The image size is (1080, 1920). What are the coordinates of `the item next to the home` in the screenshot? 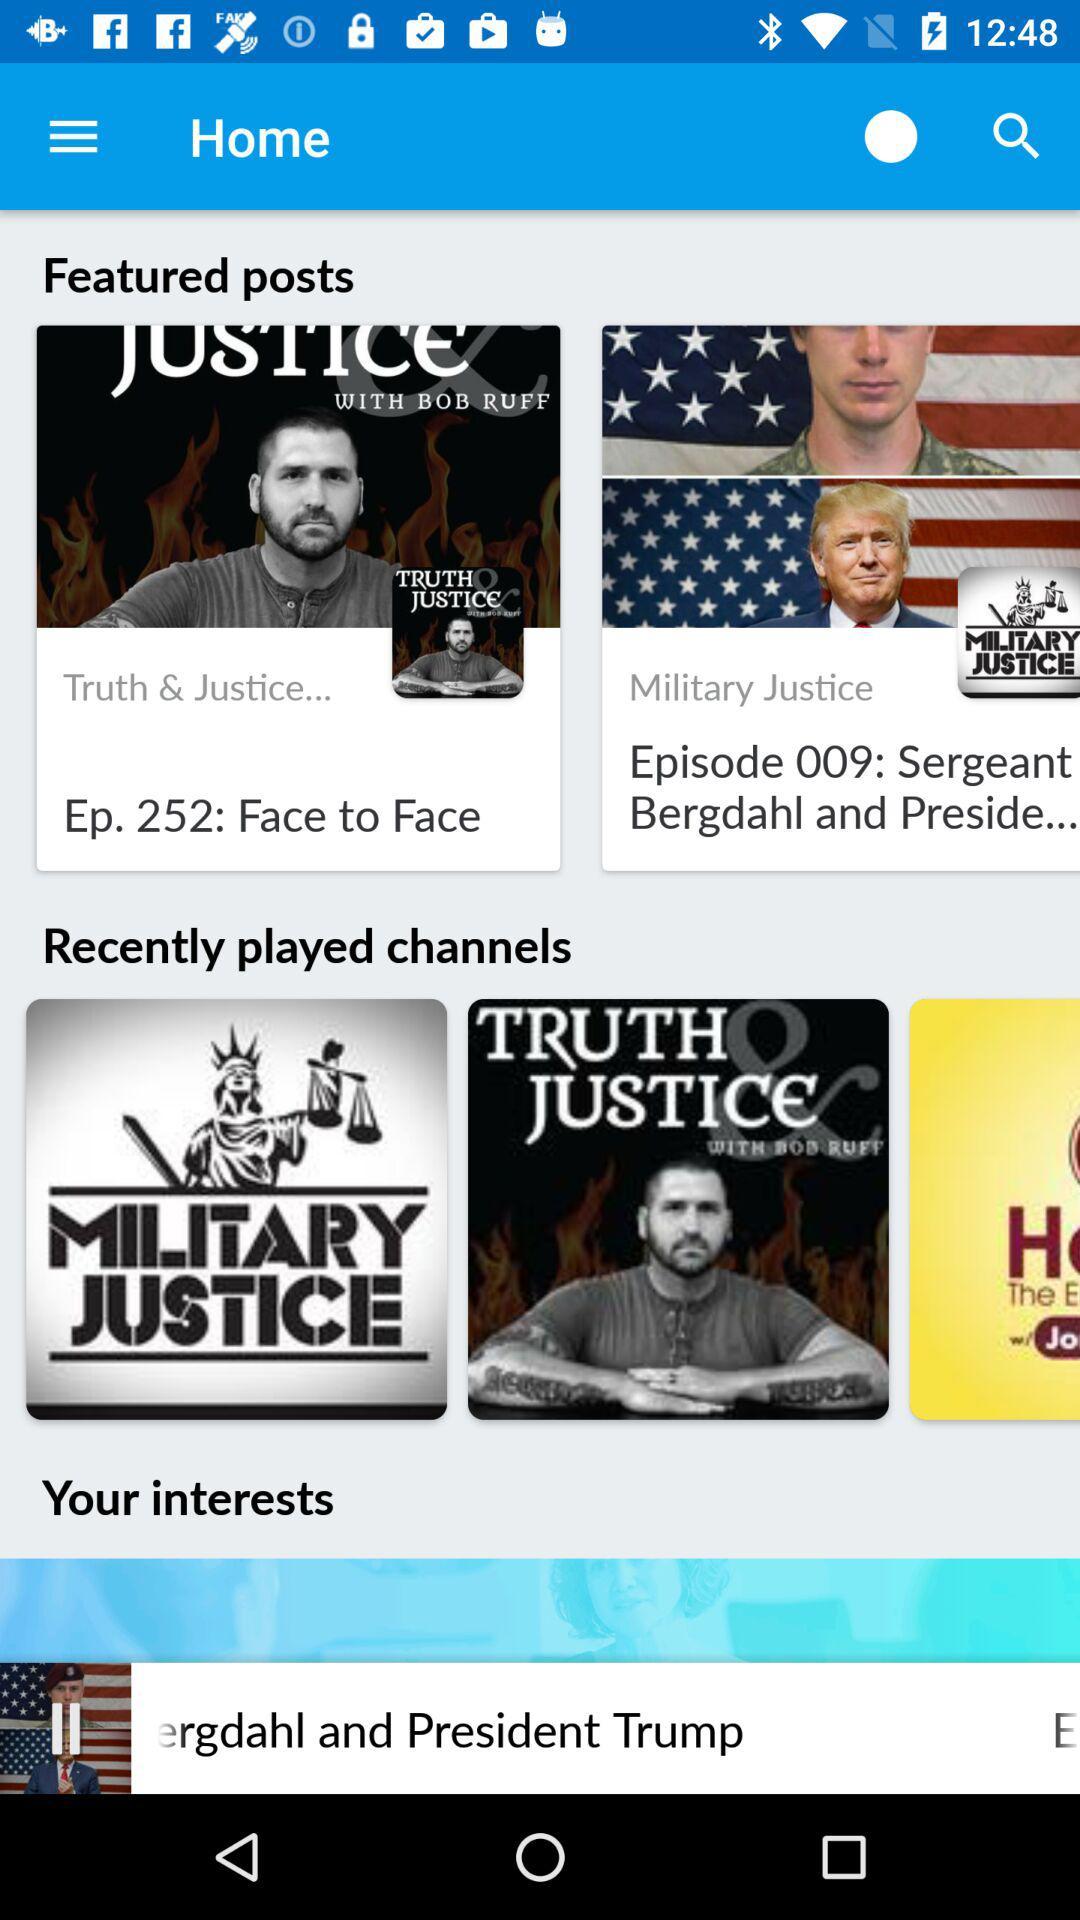 It's located at (72, 135).